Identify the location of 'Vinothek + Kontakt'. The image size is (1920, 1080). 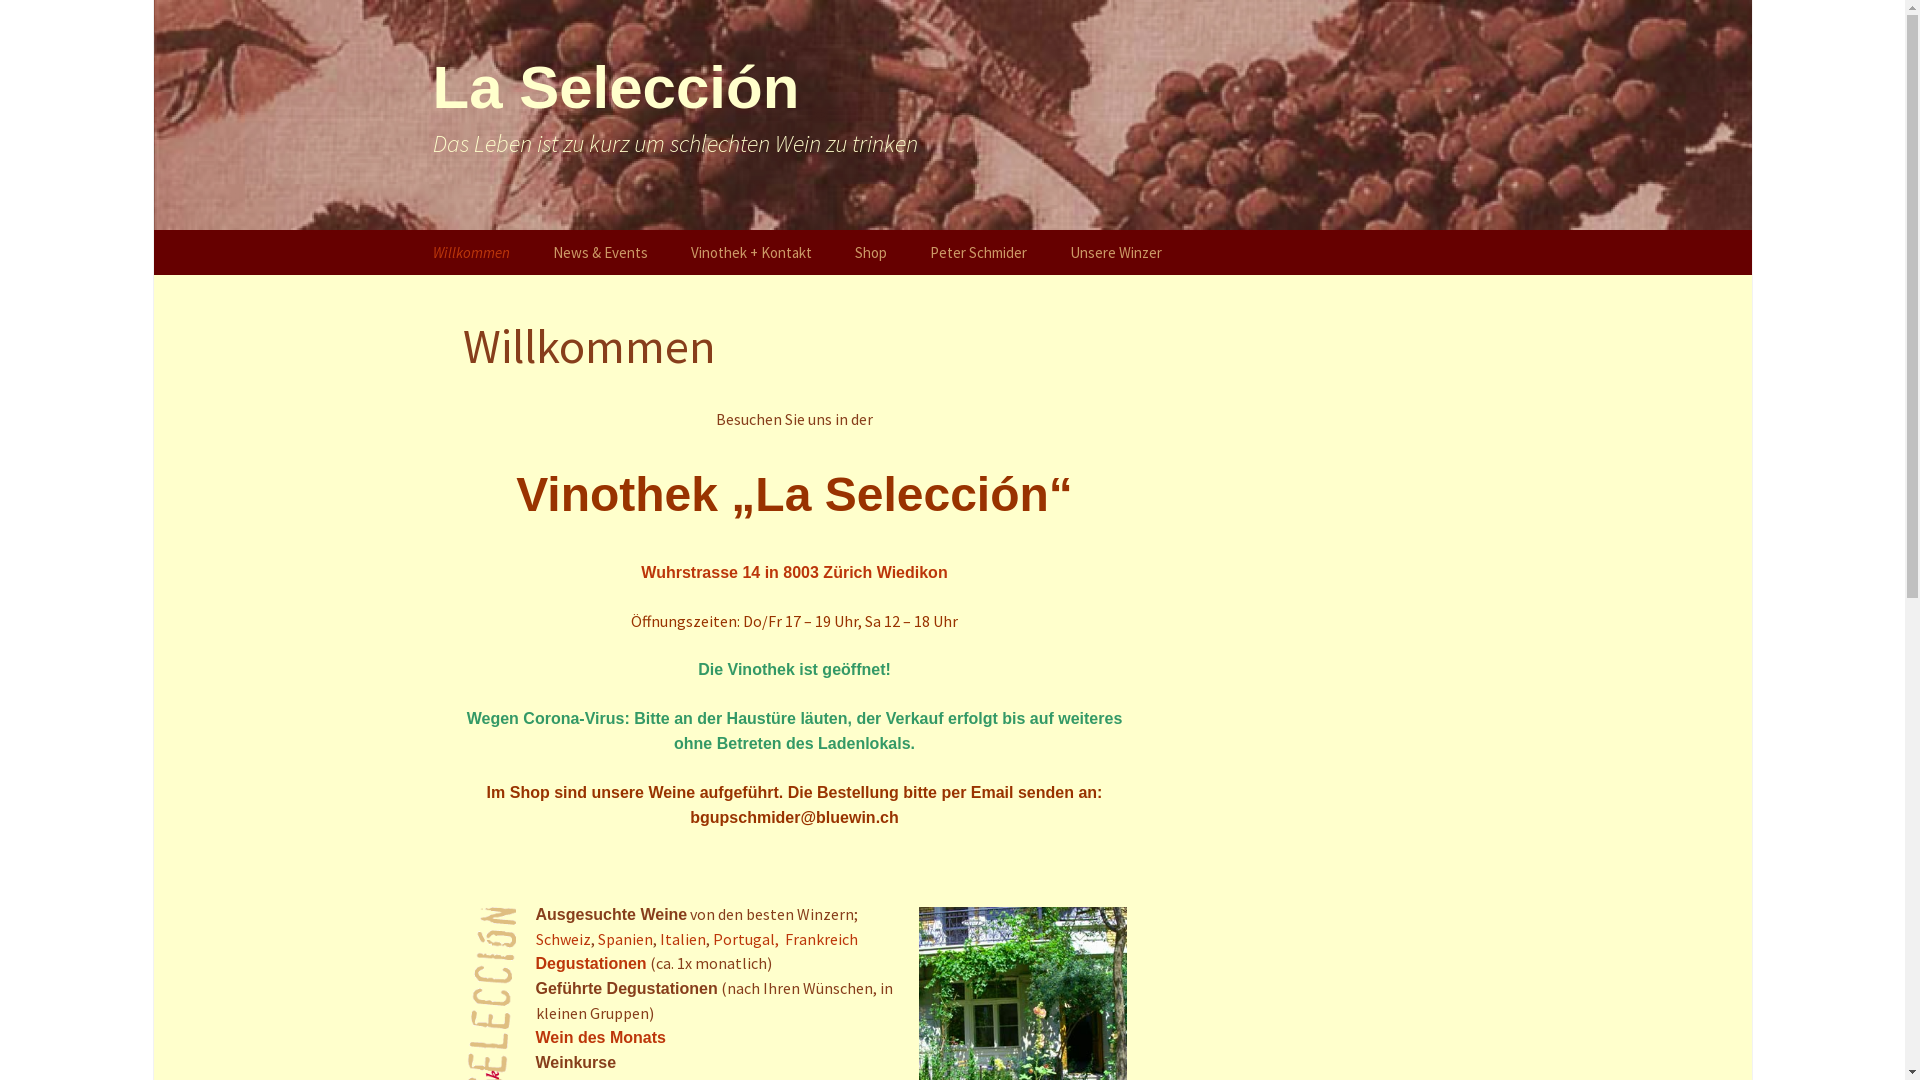
(749, 251).